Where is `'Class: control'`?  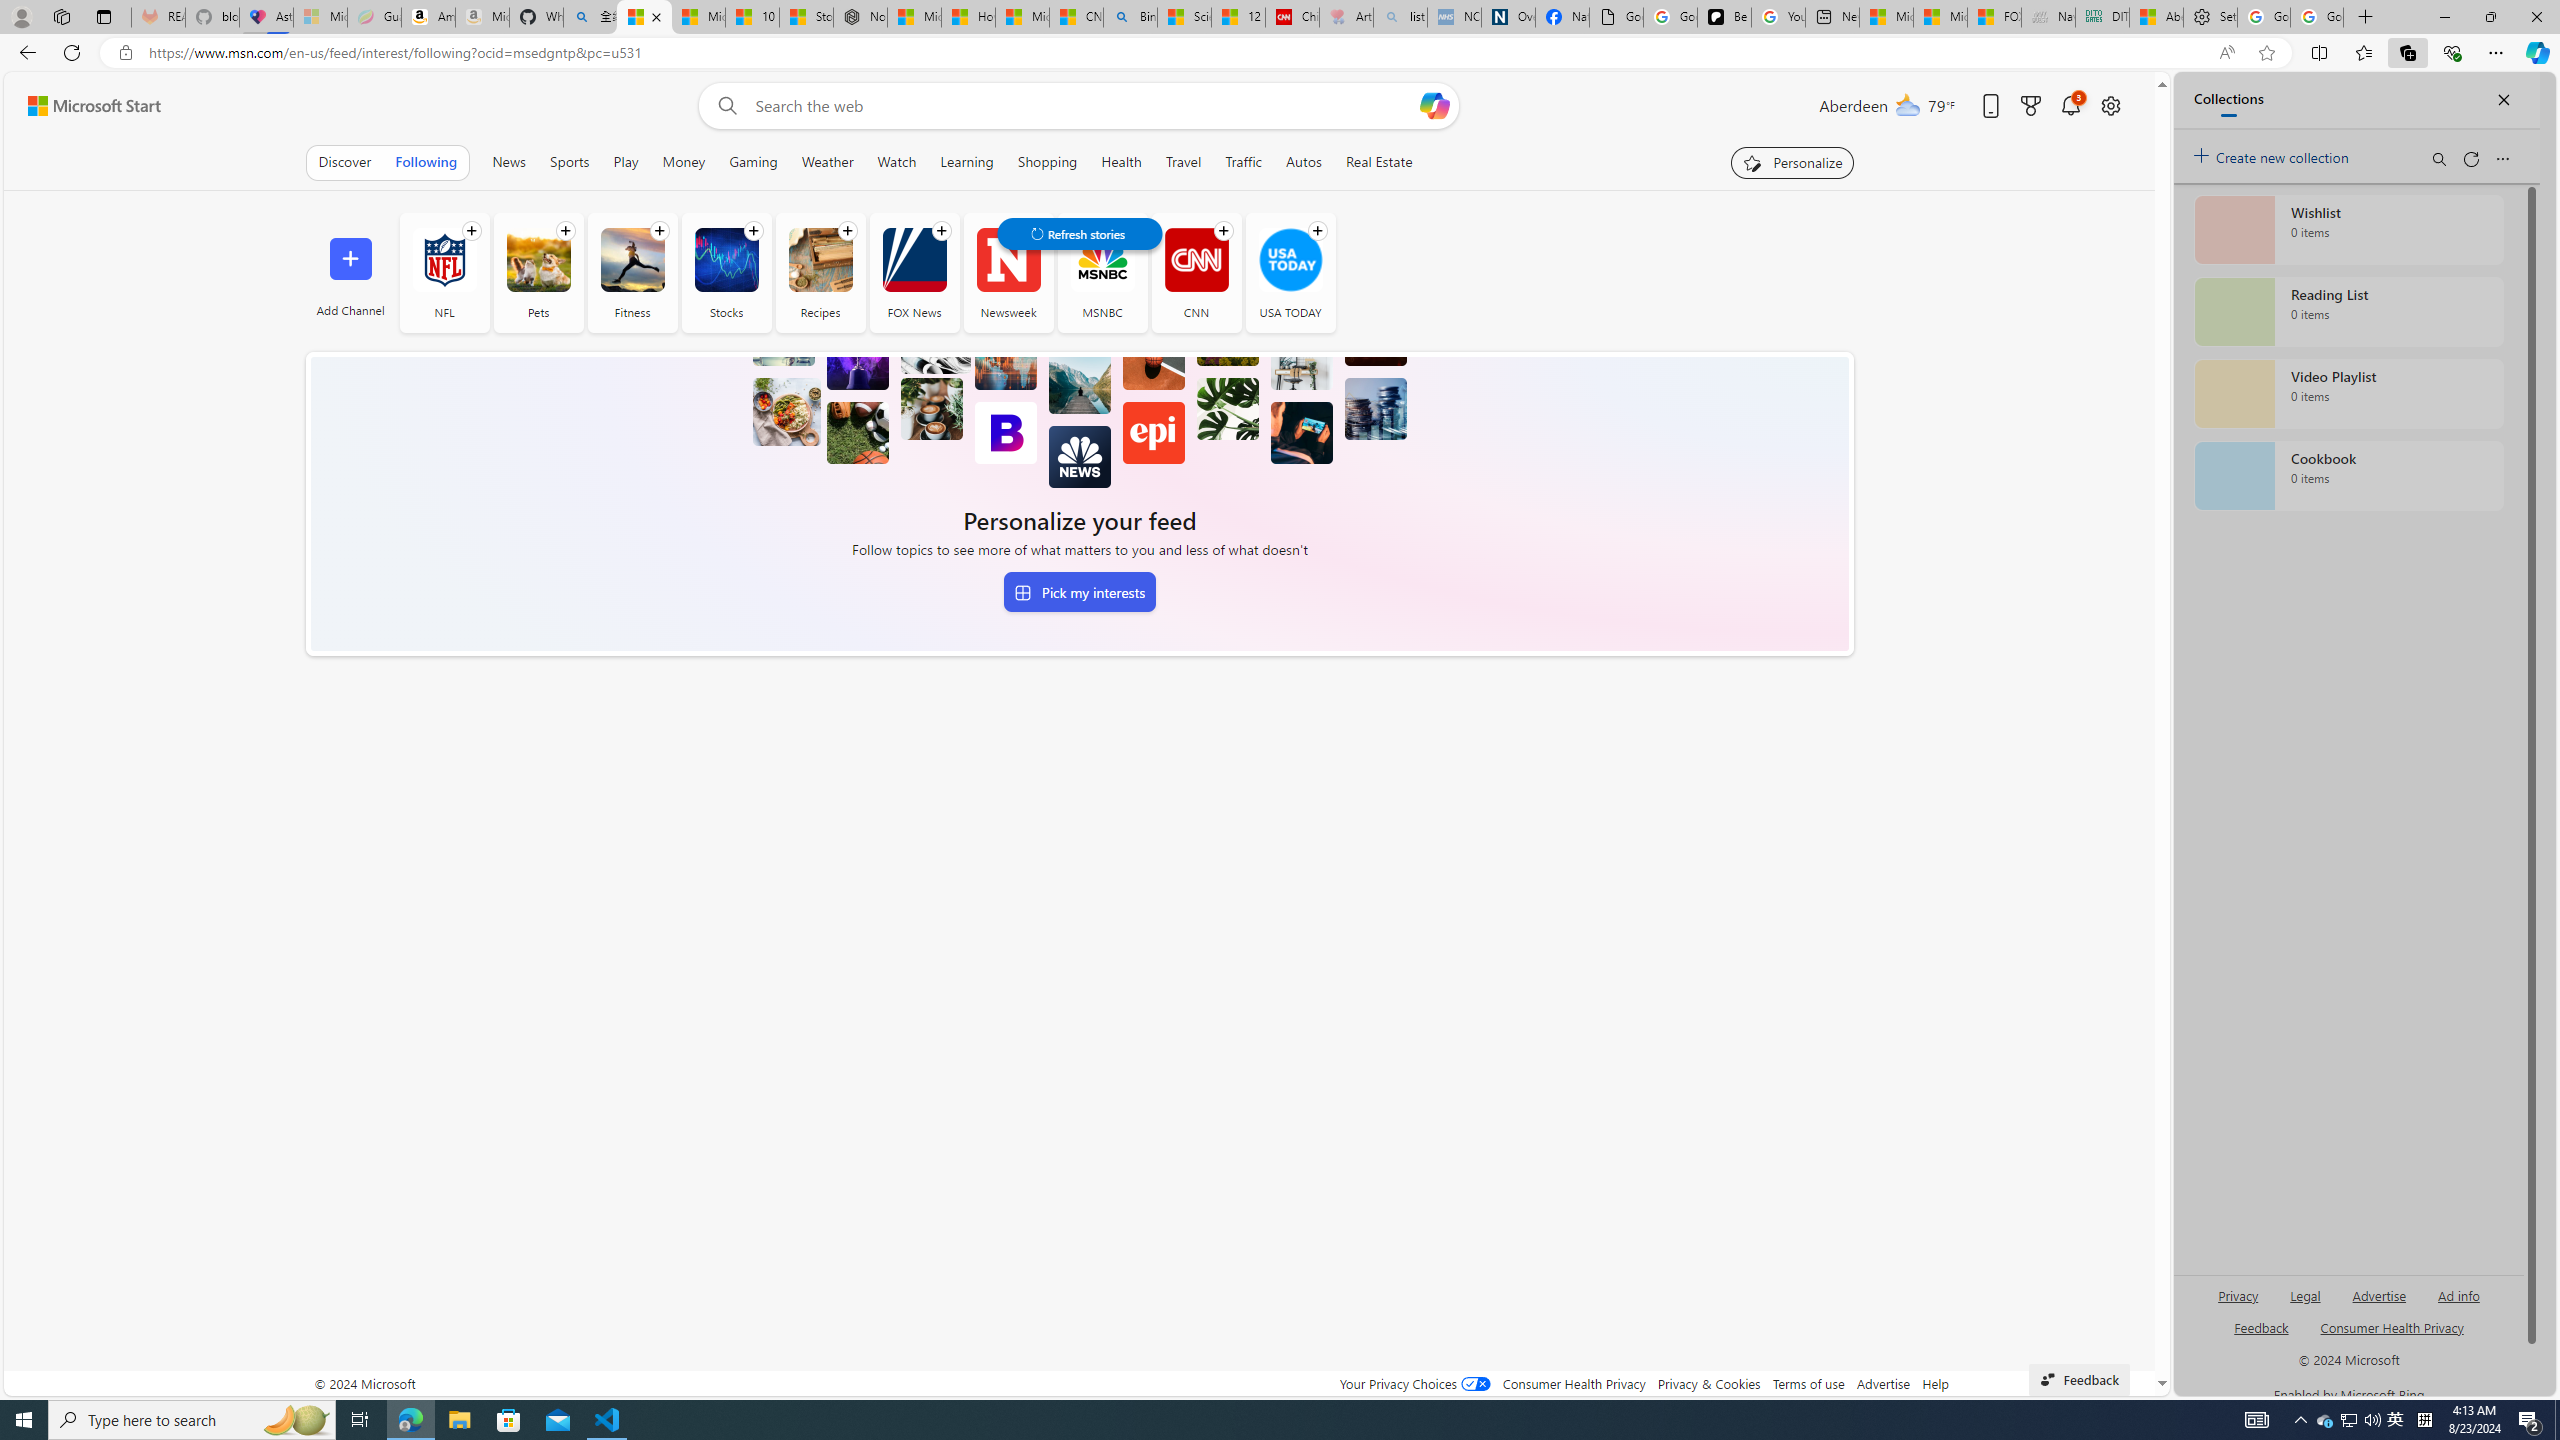
'Class: control' is located at coordinates (1079, 233).